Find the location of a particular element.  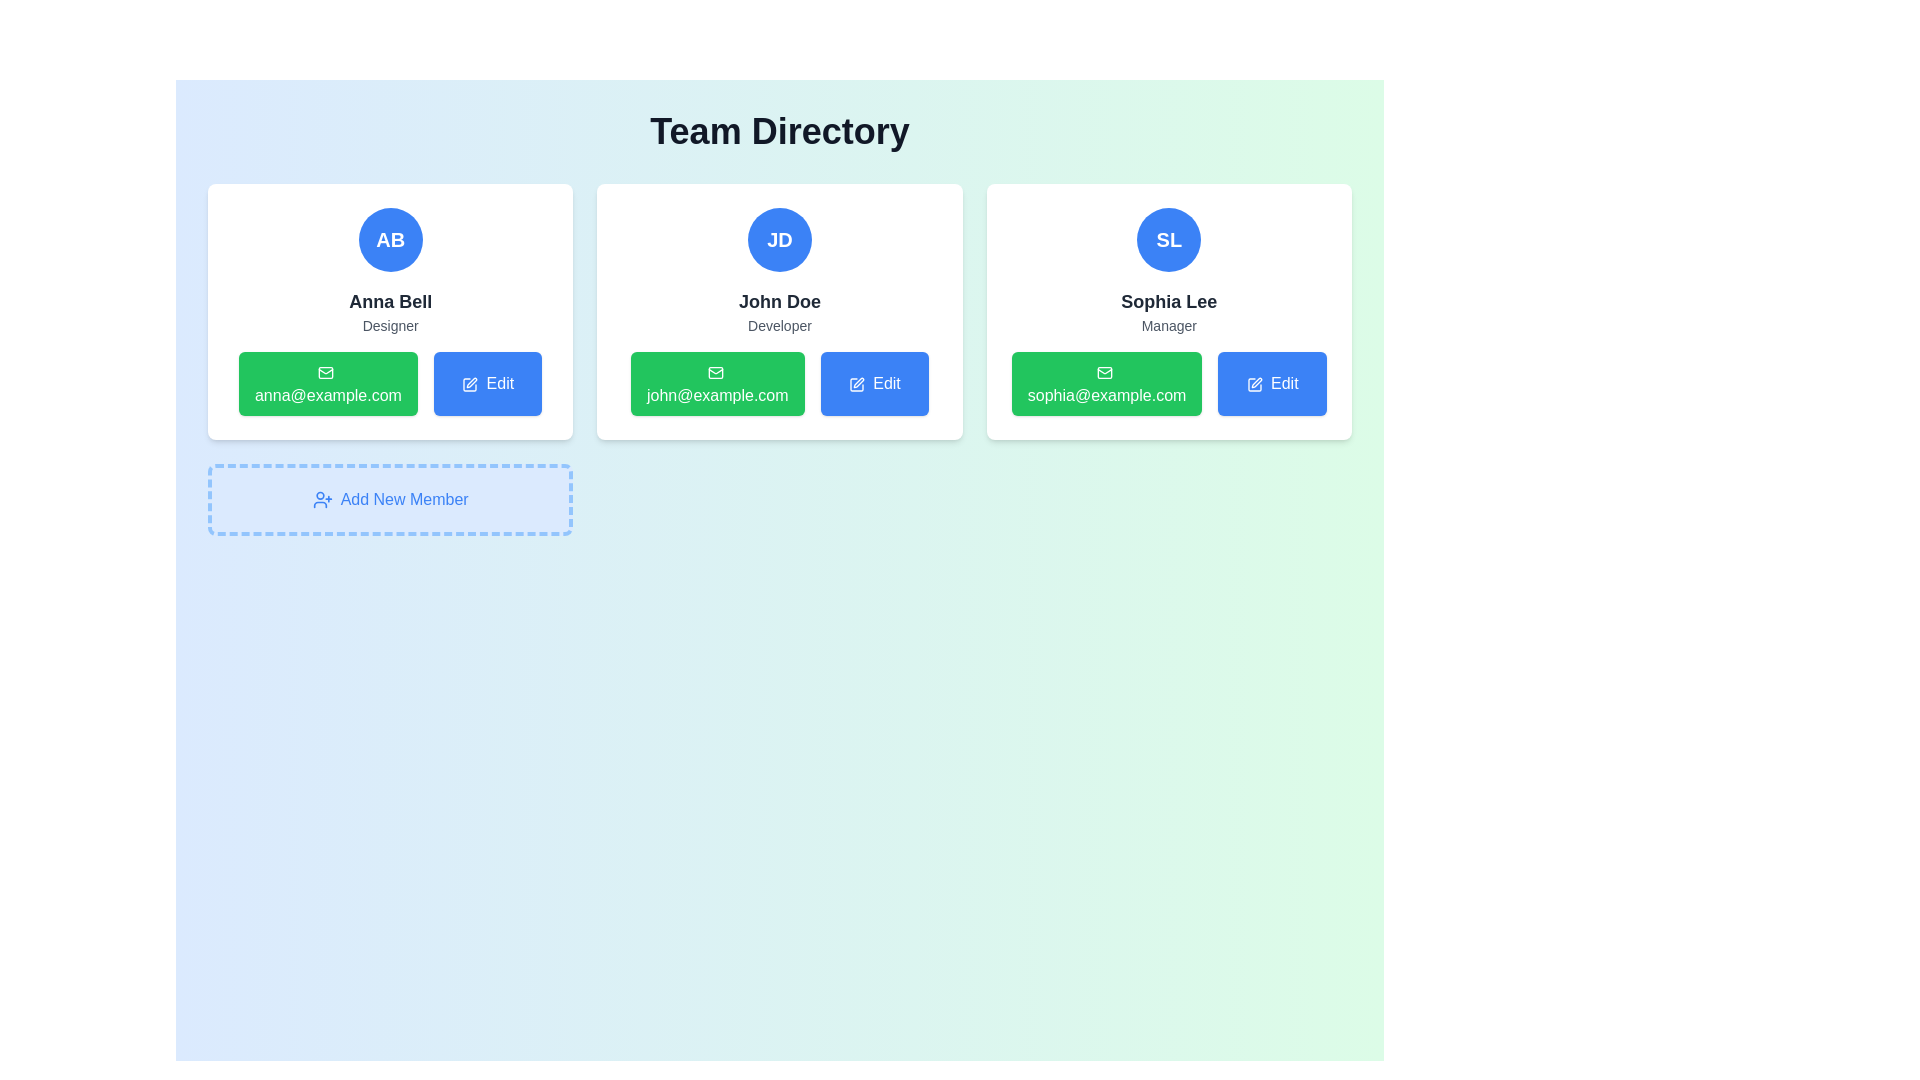

keyboard navigation is located at coordinates (1271, 384).